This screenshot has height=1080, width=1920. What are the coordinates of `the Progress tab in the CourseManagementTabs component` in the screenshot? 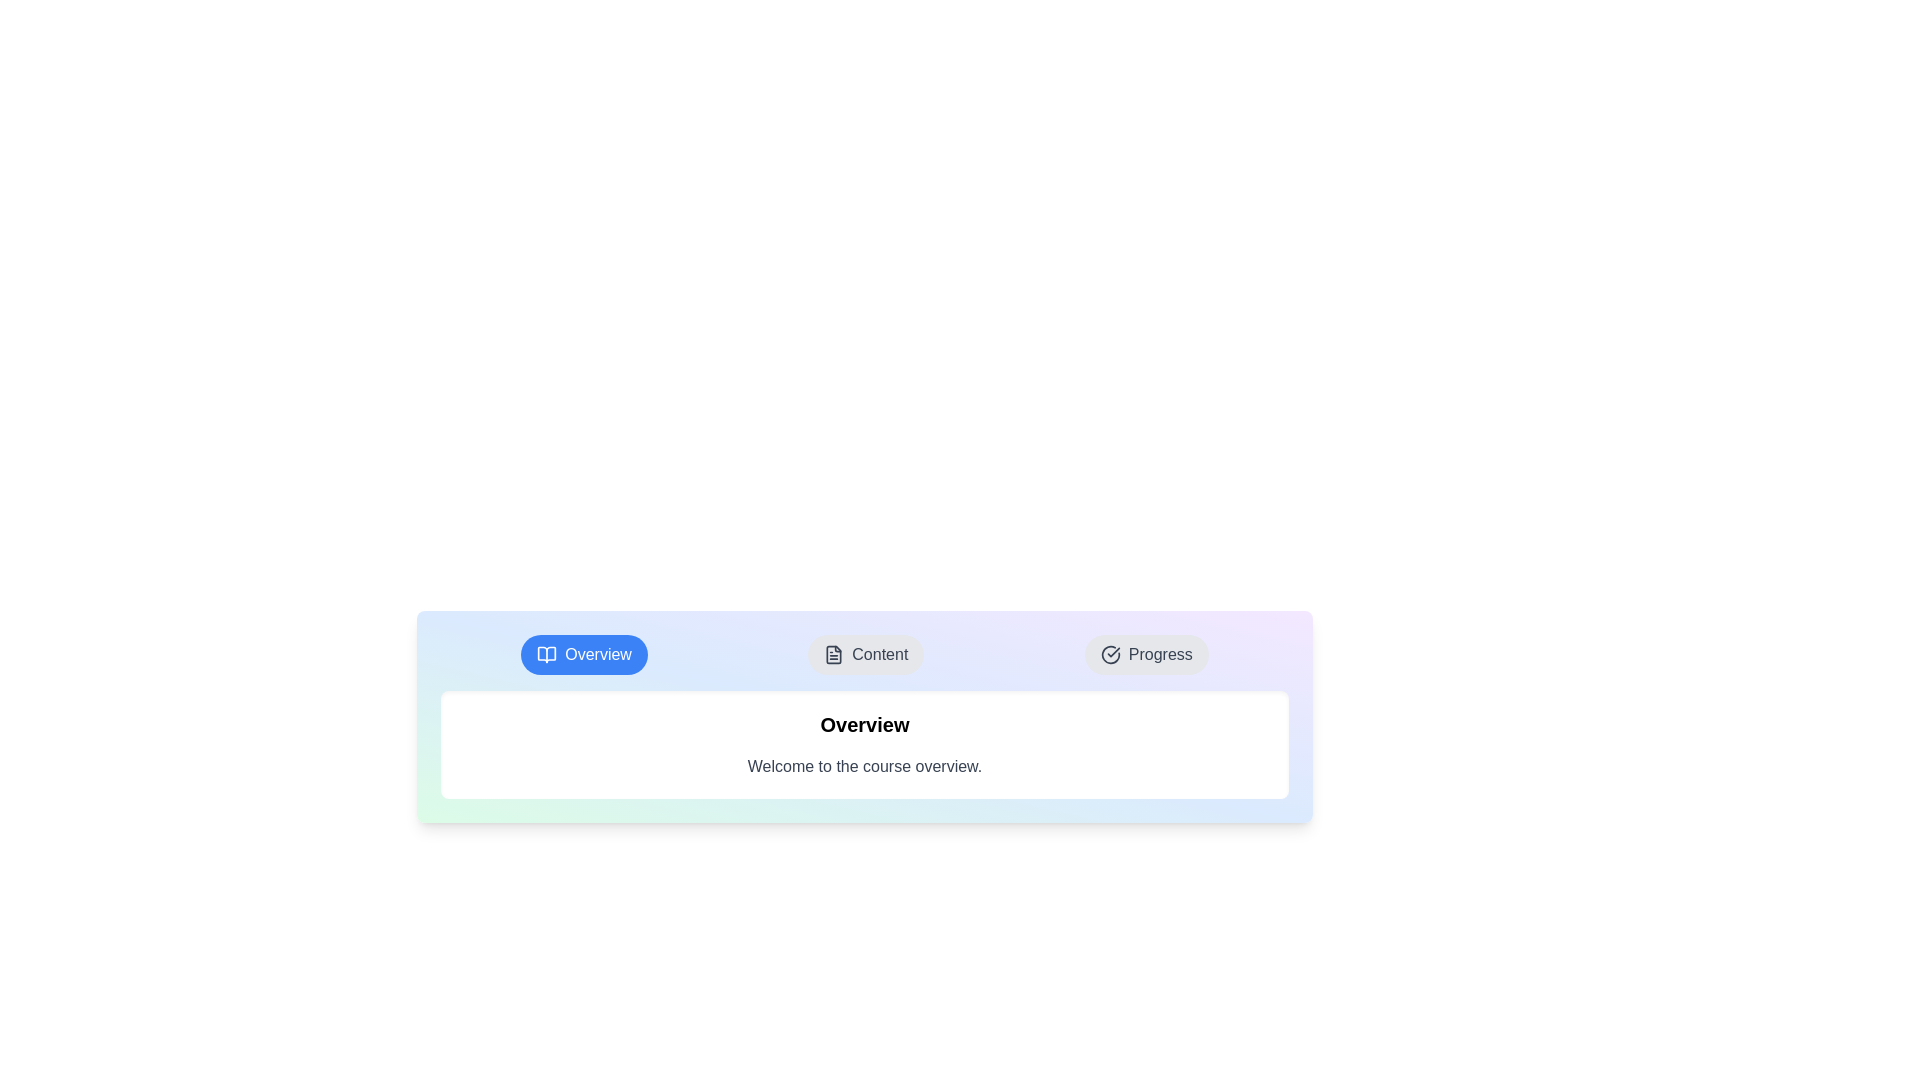 It's located at (1146, 655).